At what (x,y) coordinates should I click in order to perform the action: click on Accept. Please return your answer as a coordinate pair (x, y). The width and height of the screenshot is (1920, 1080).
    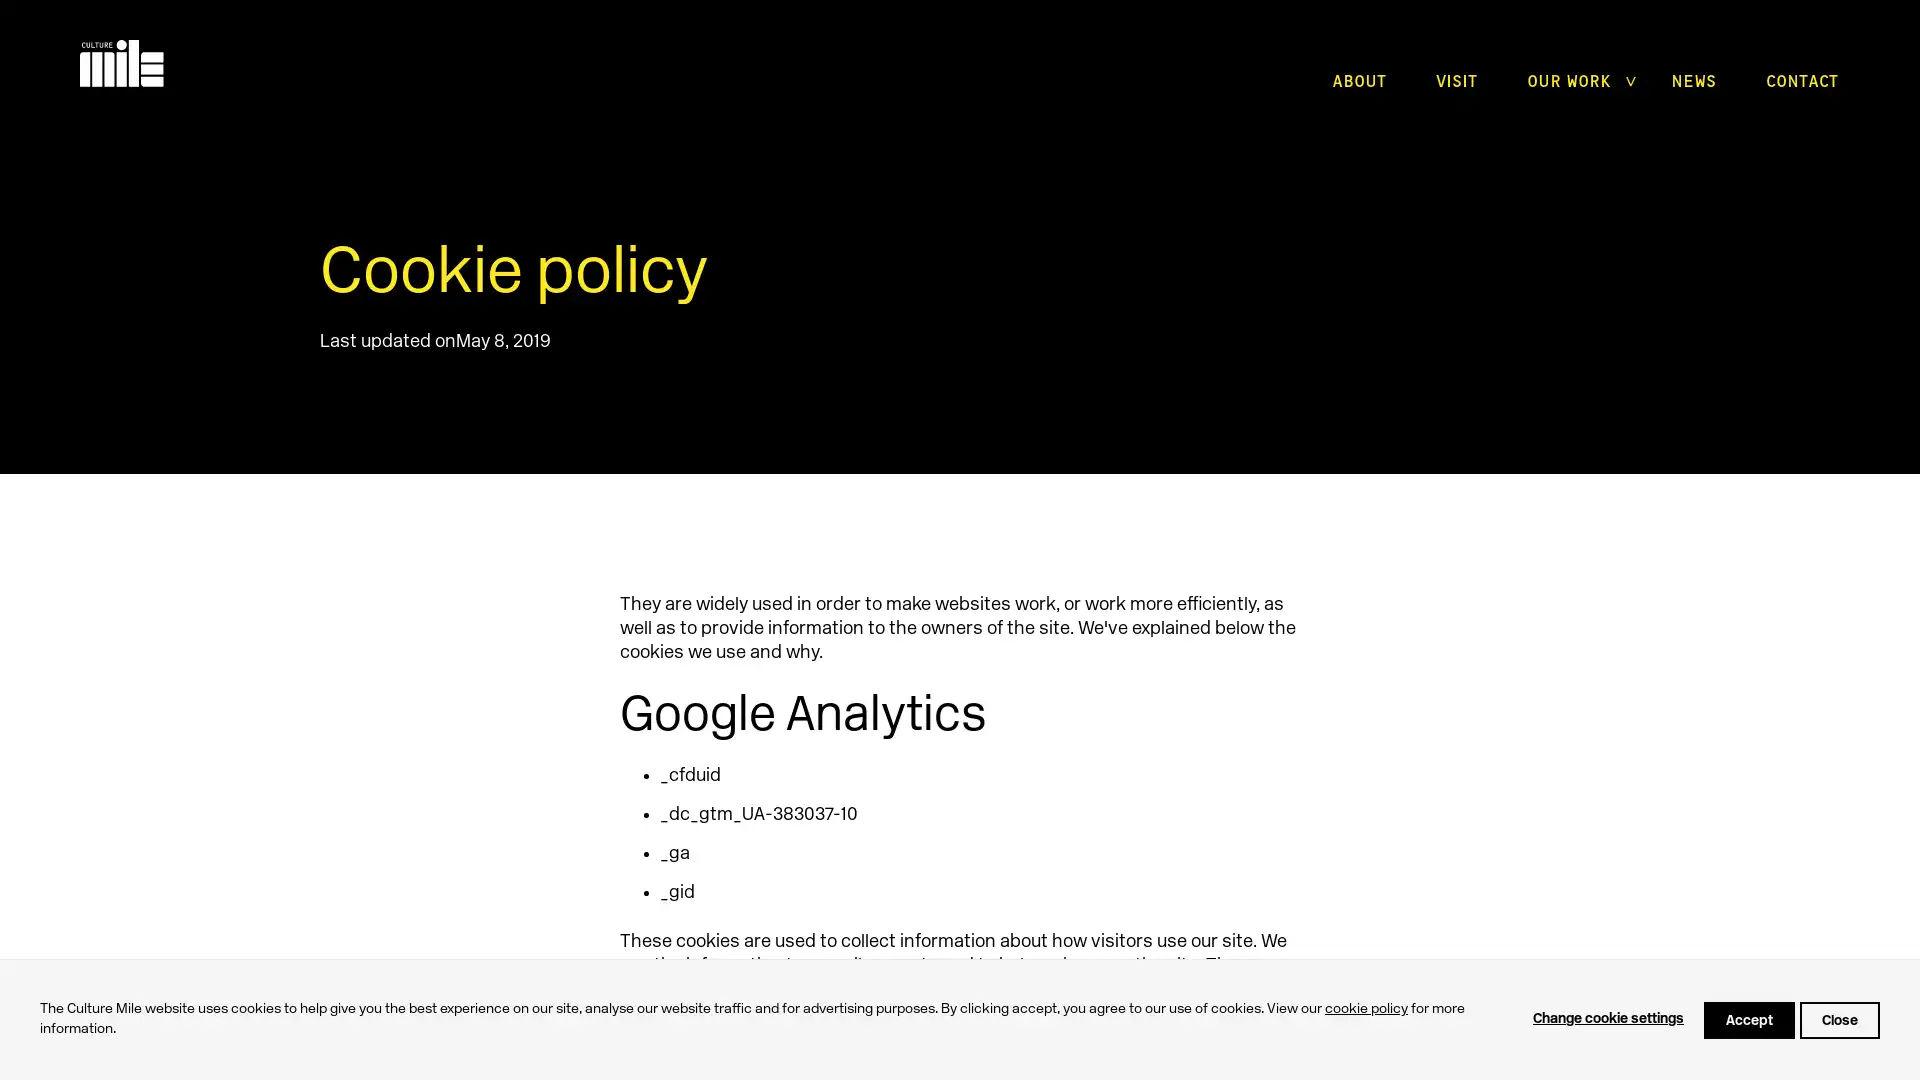
    Looking at the image, I should click on (1748, 1019).